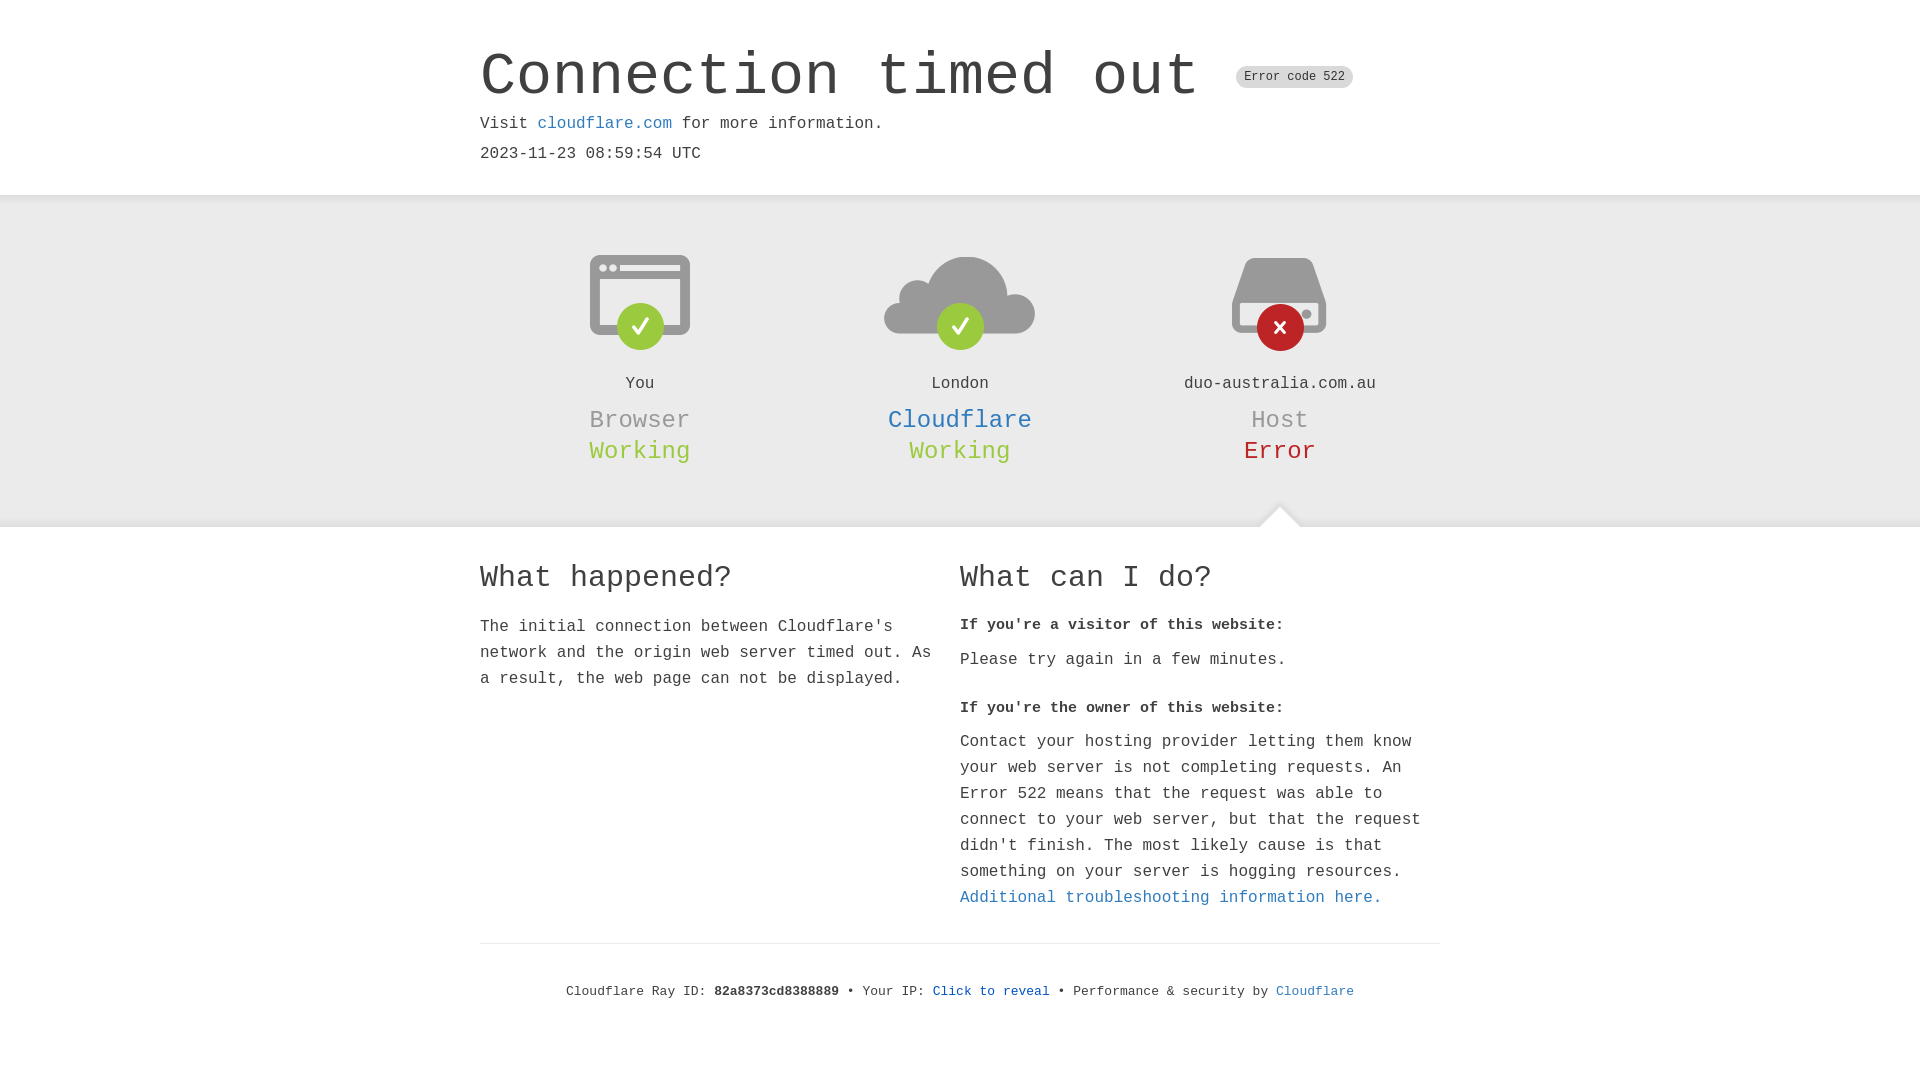 Image resolution: width=1920 pixels, height=1080 pixels. What do you see at coordinates (603, 123) in the screenshot?
I see `'cloudflare.com'` at bounding box center [603, 123].